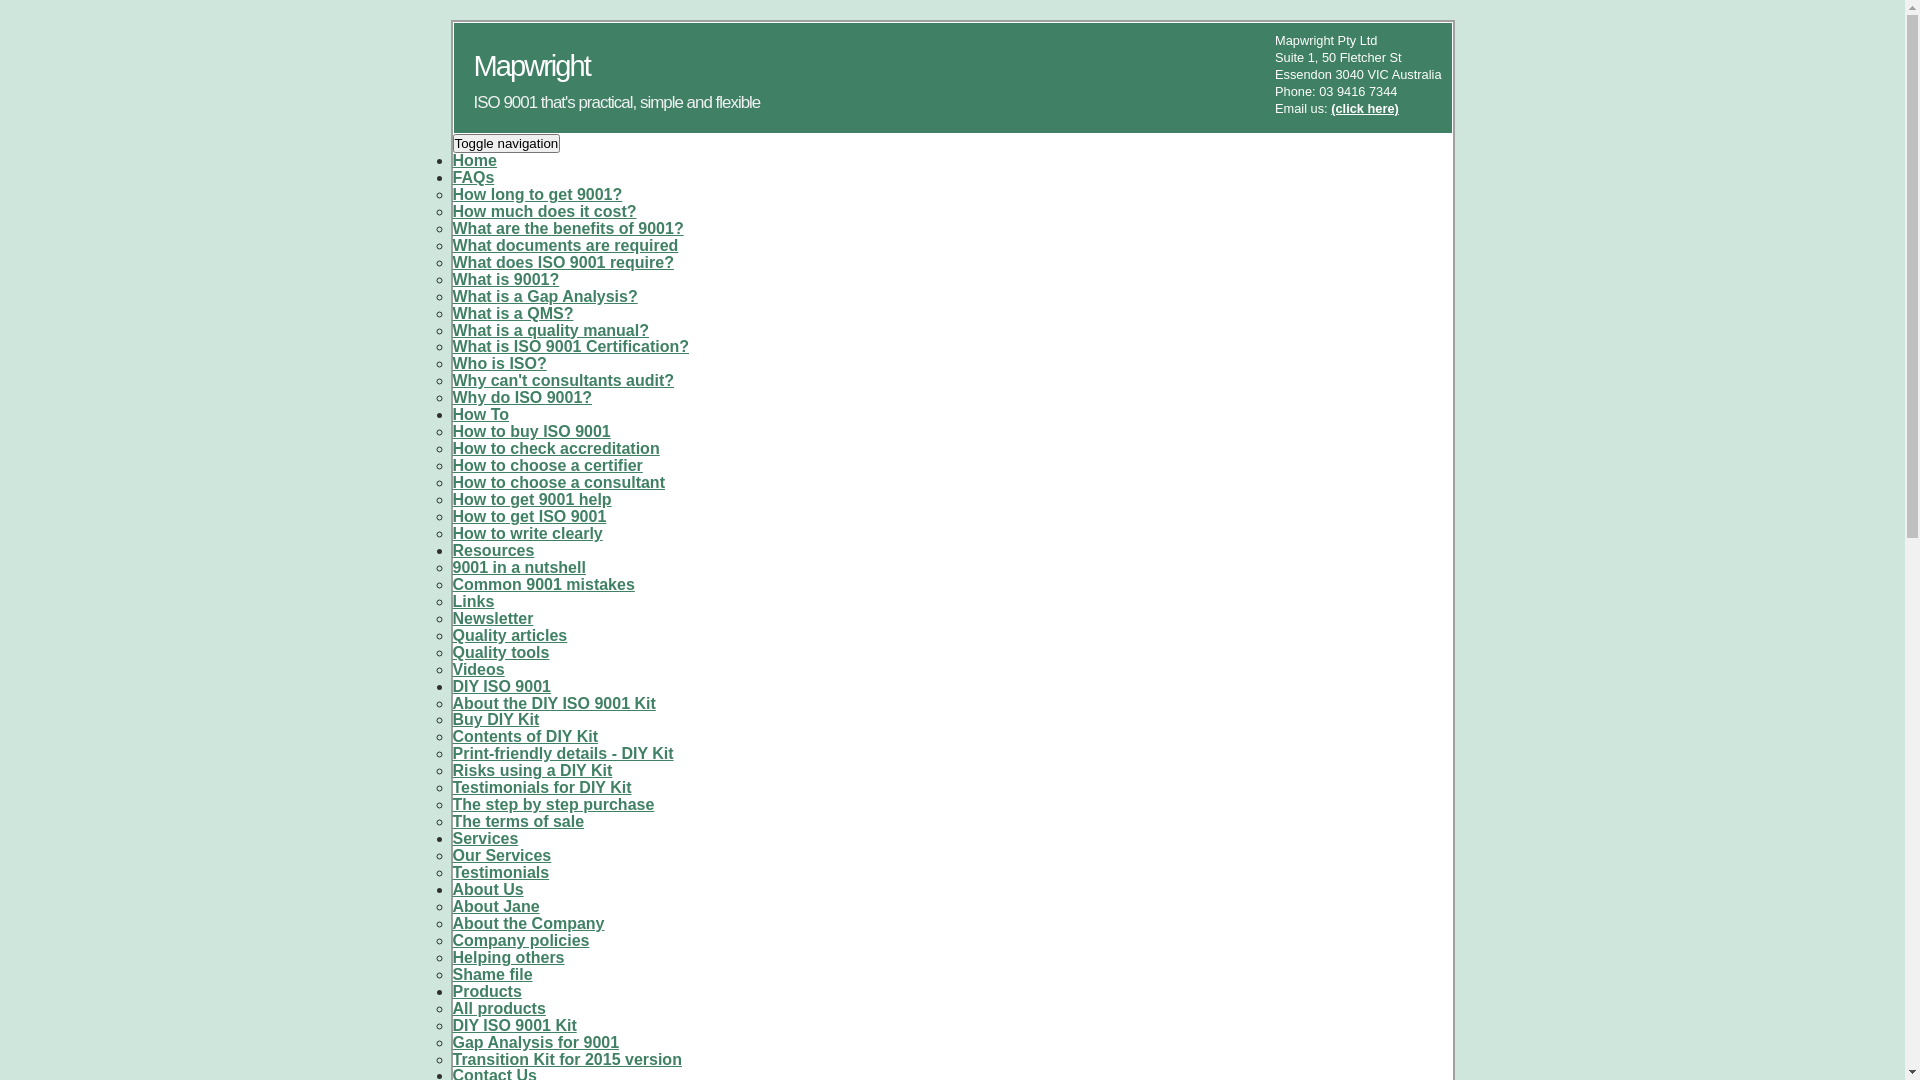 This screenshot has height=1080, width=1920. What do you see at coordinates (531, 430) in the screenshot?
I see `'How to buy ISO 9001'` at bounding box center [531, 430].